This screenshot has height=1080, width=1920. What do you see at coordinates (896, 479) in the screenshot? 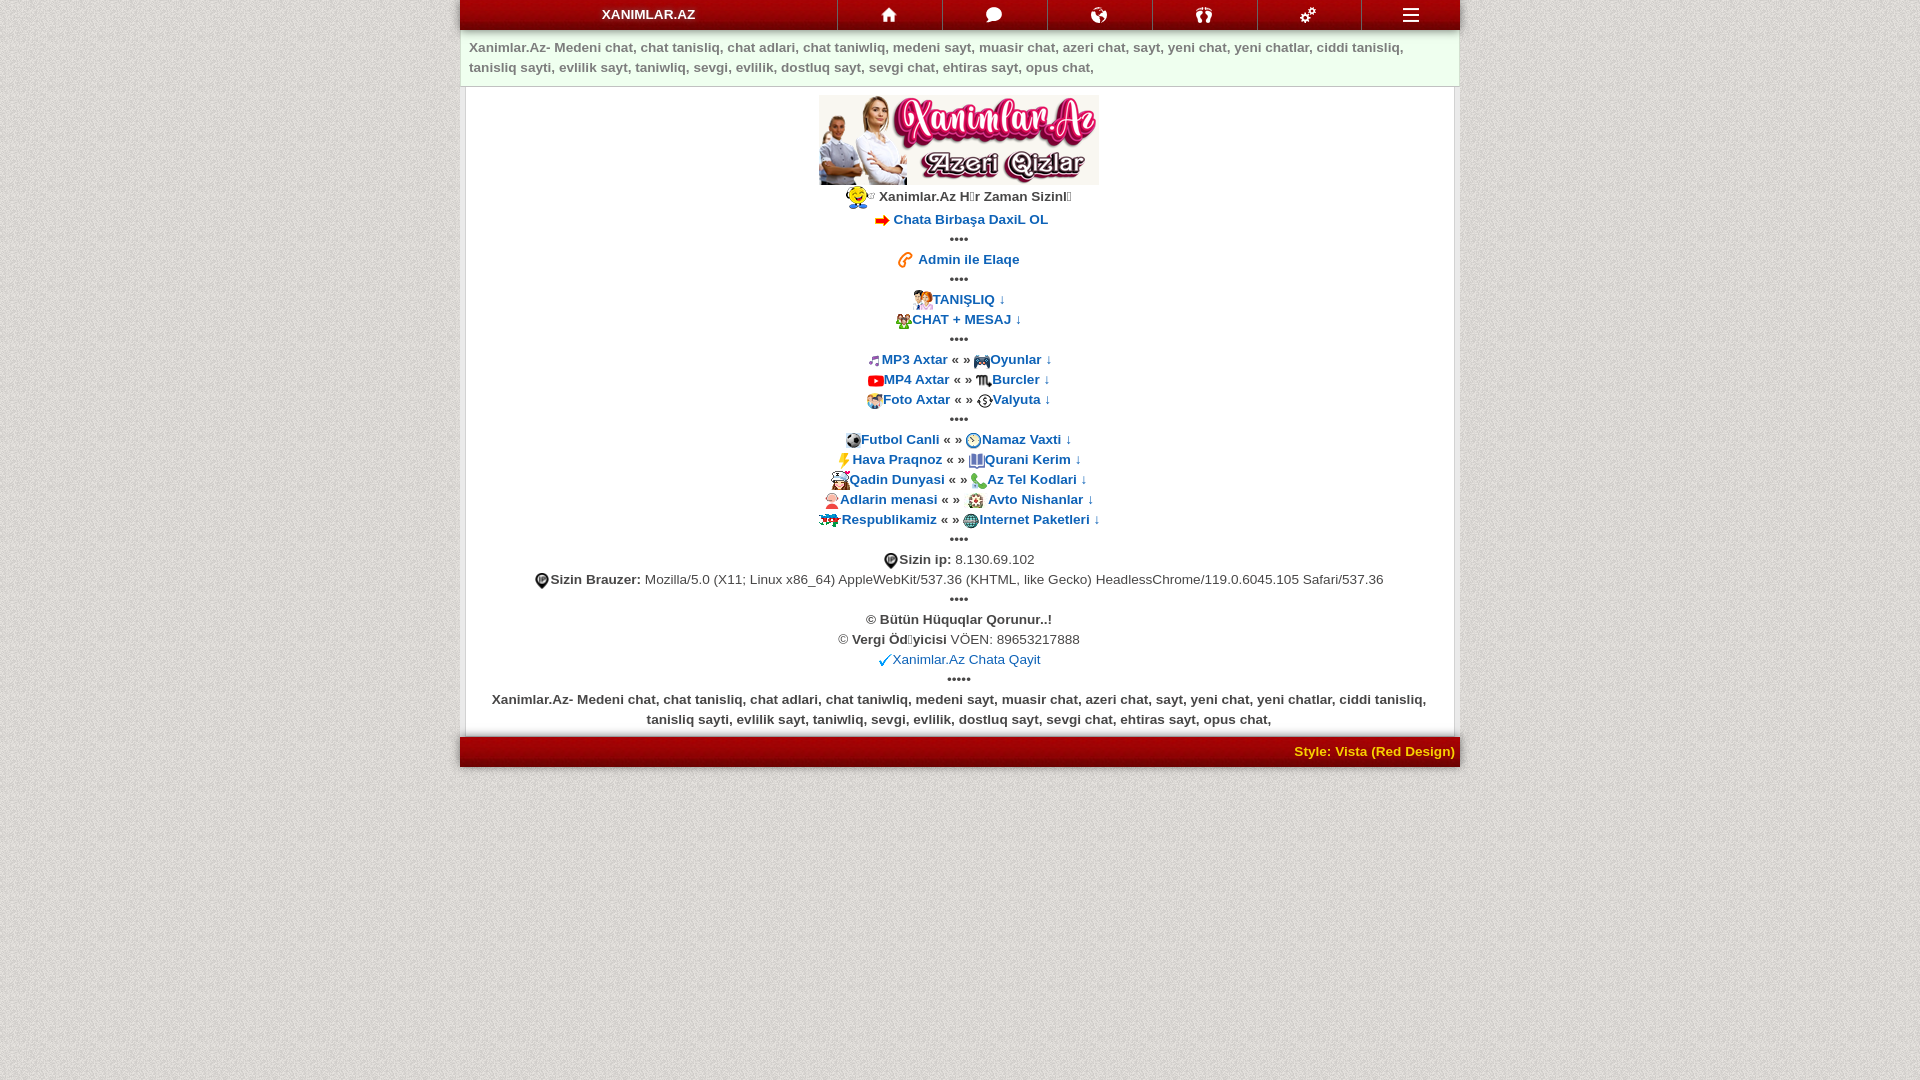
I see `'Qadin Dunyasi'` at bounding box center [896, 479].